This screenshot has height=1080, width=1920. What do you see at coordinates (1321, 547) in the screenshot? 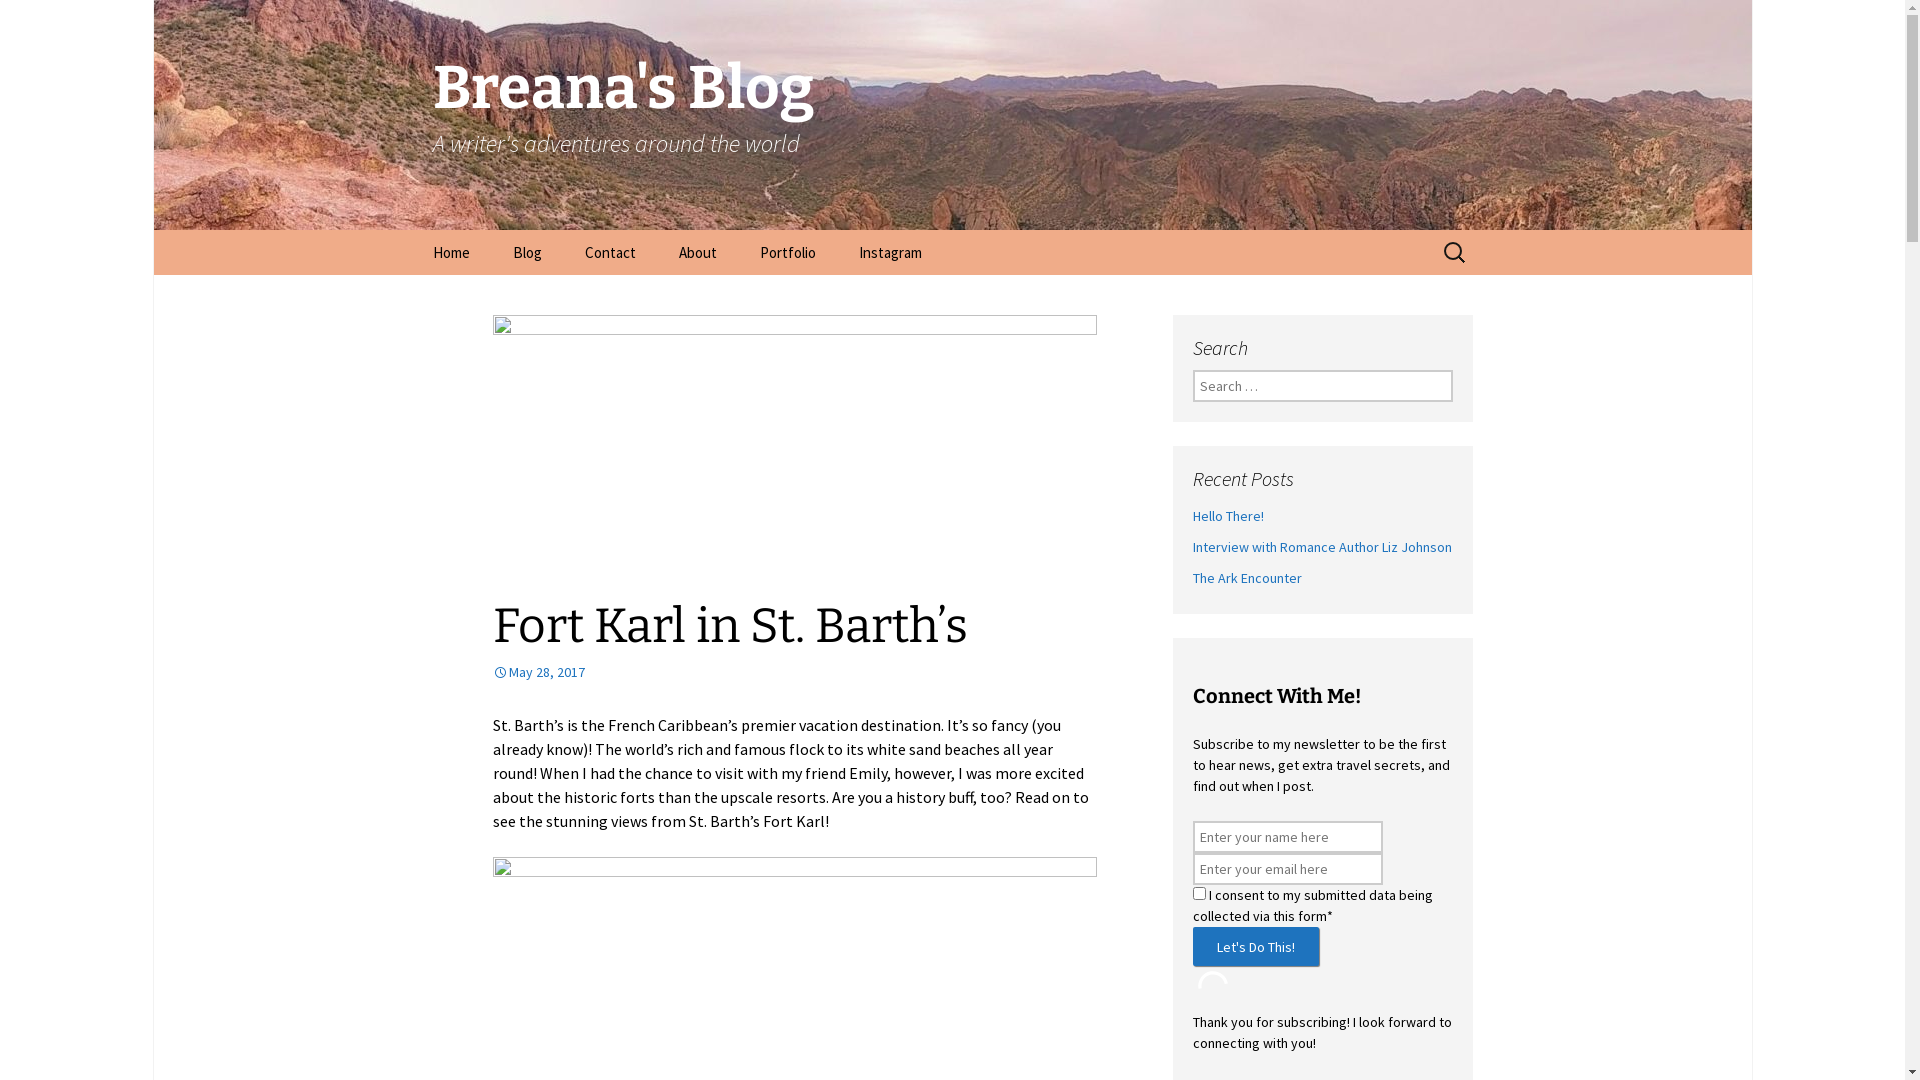
I see `'Interview with Romance Author Liz Johnson'` at bounding box center [1321, 547].